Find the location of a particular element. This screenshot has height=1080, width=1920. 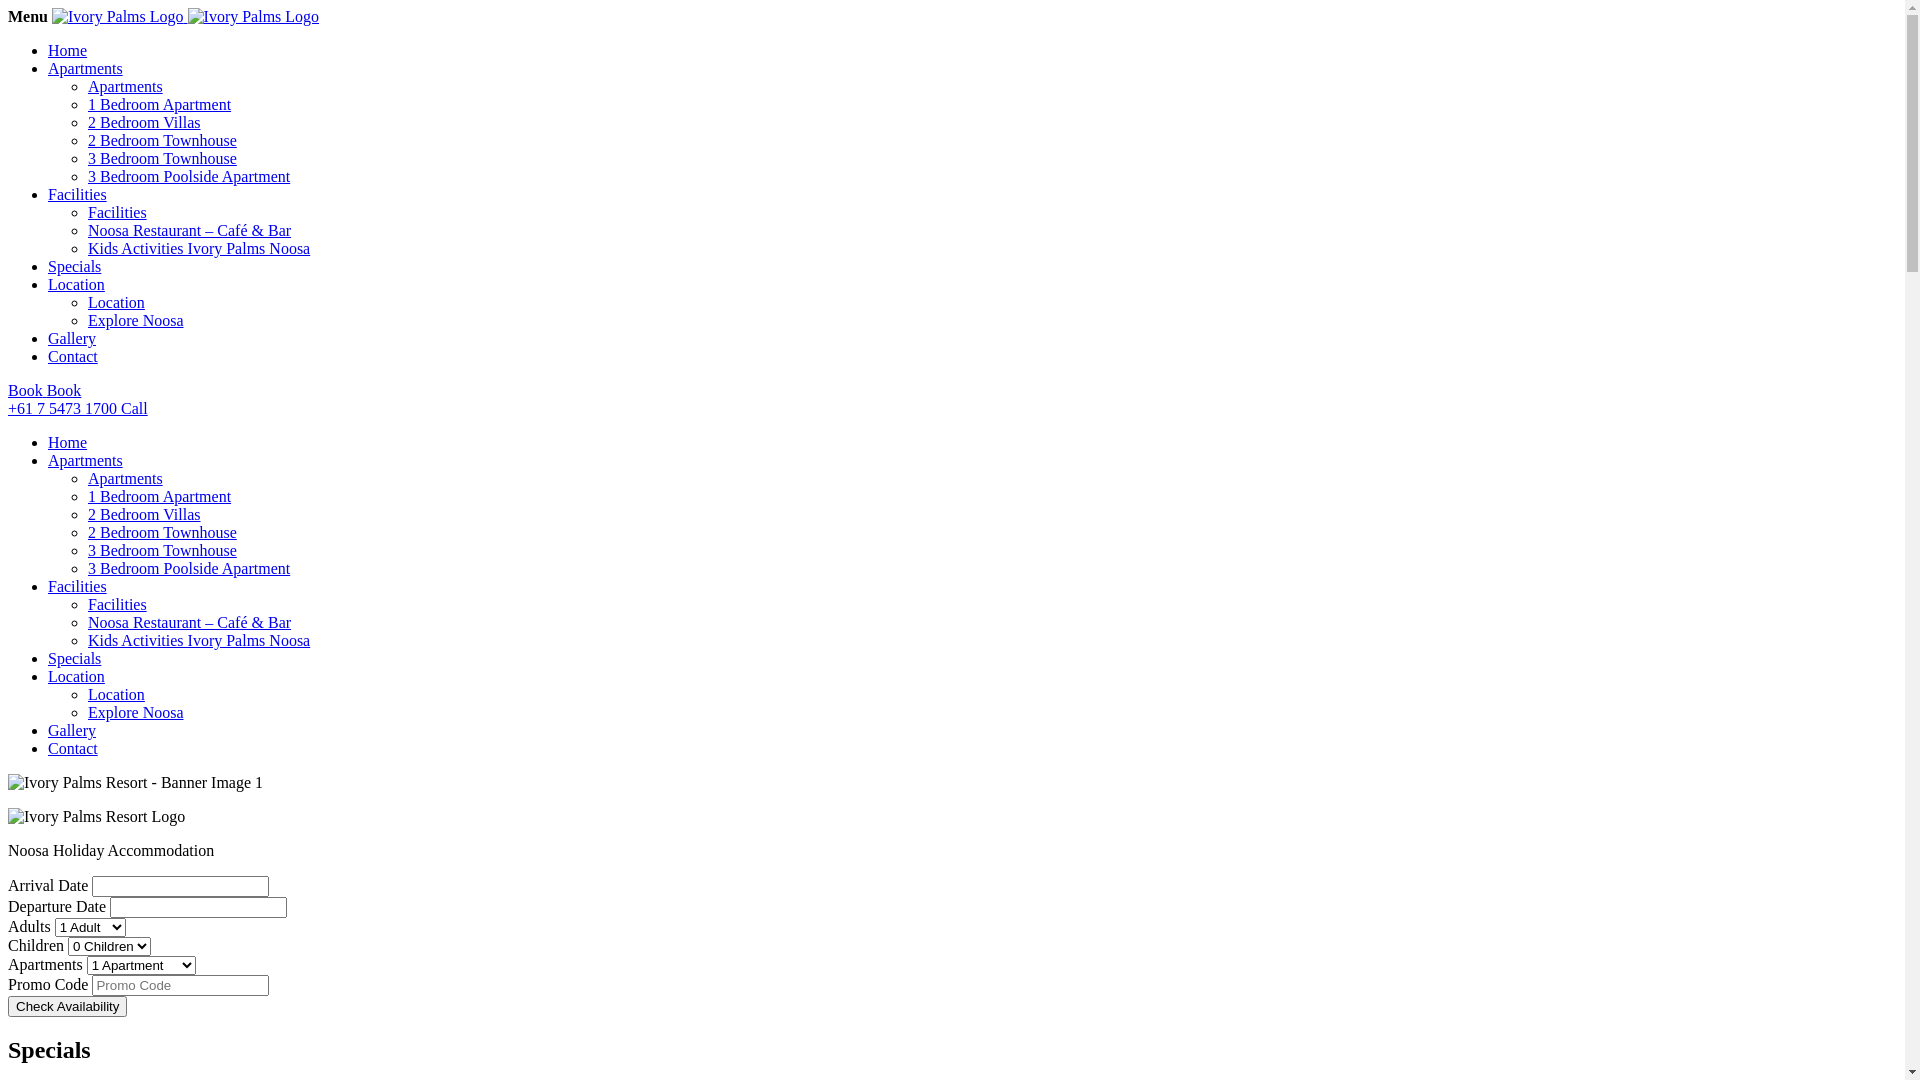

'Facilities' is located at coordinates (116, 212).